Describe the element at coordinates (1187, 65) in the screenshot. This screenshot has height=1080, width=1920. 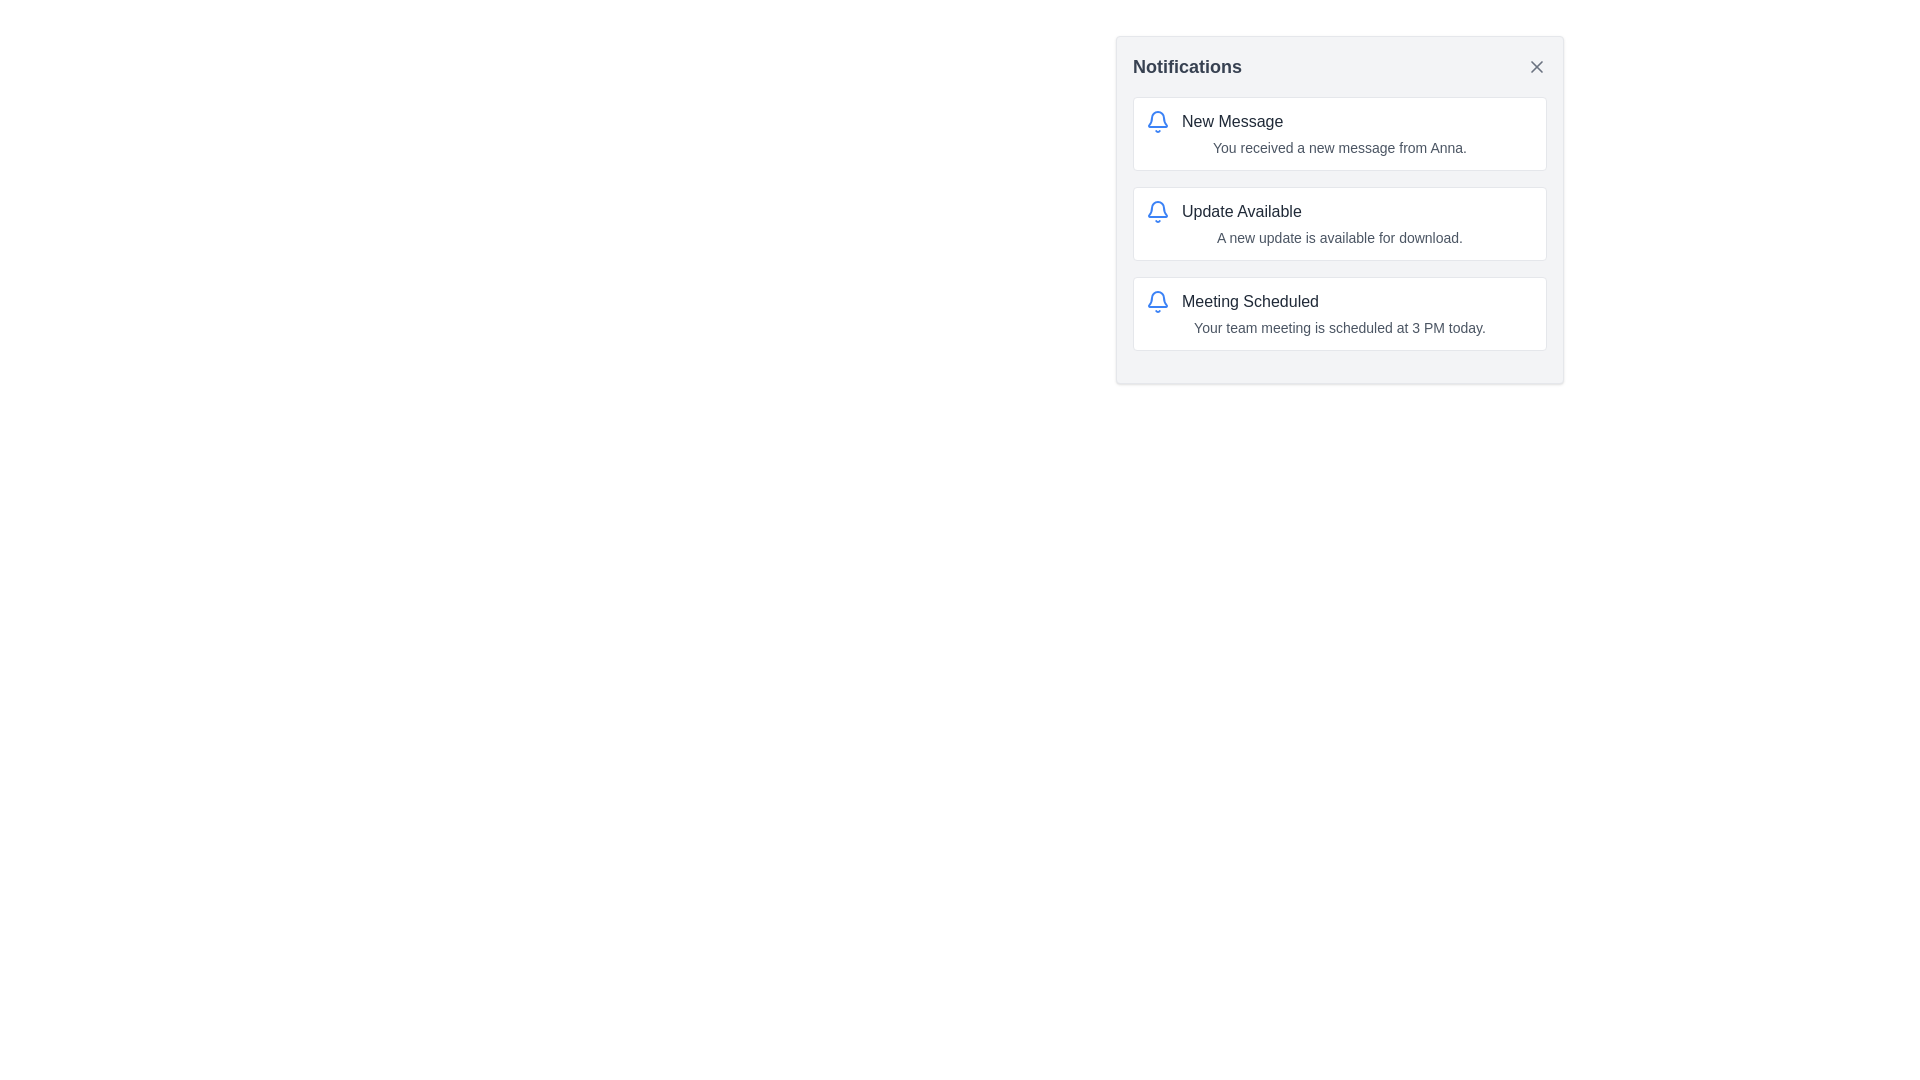
I see `the 'Notifications' static text label, which is styled in bold, large gray font and serves as a section header for the notification panel` at that location.